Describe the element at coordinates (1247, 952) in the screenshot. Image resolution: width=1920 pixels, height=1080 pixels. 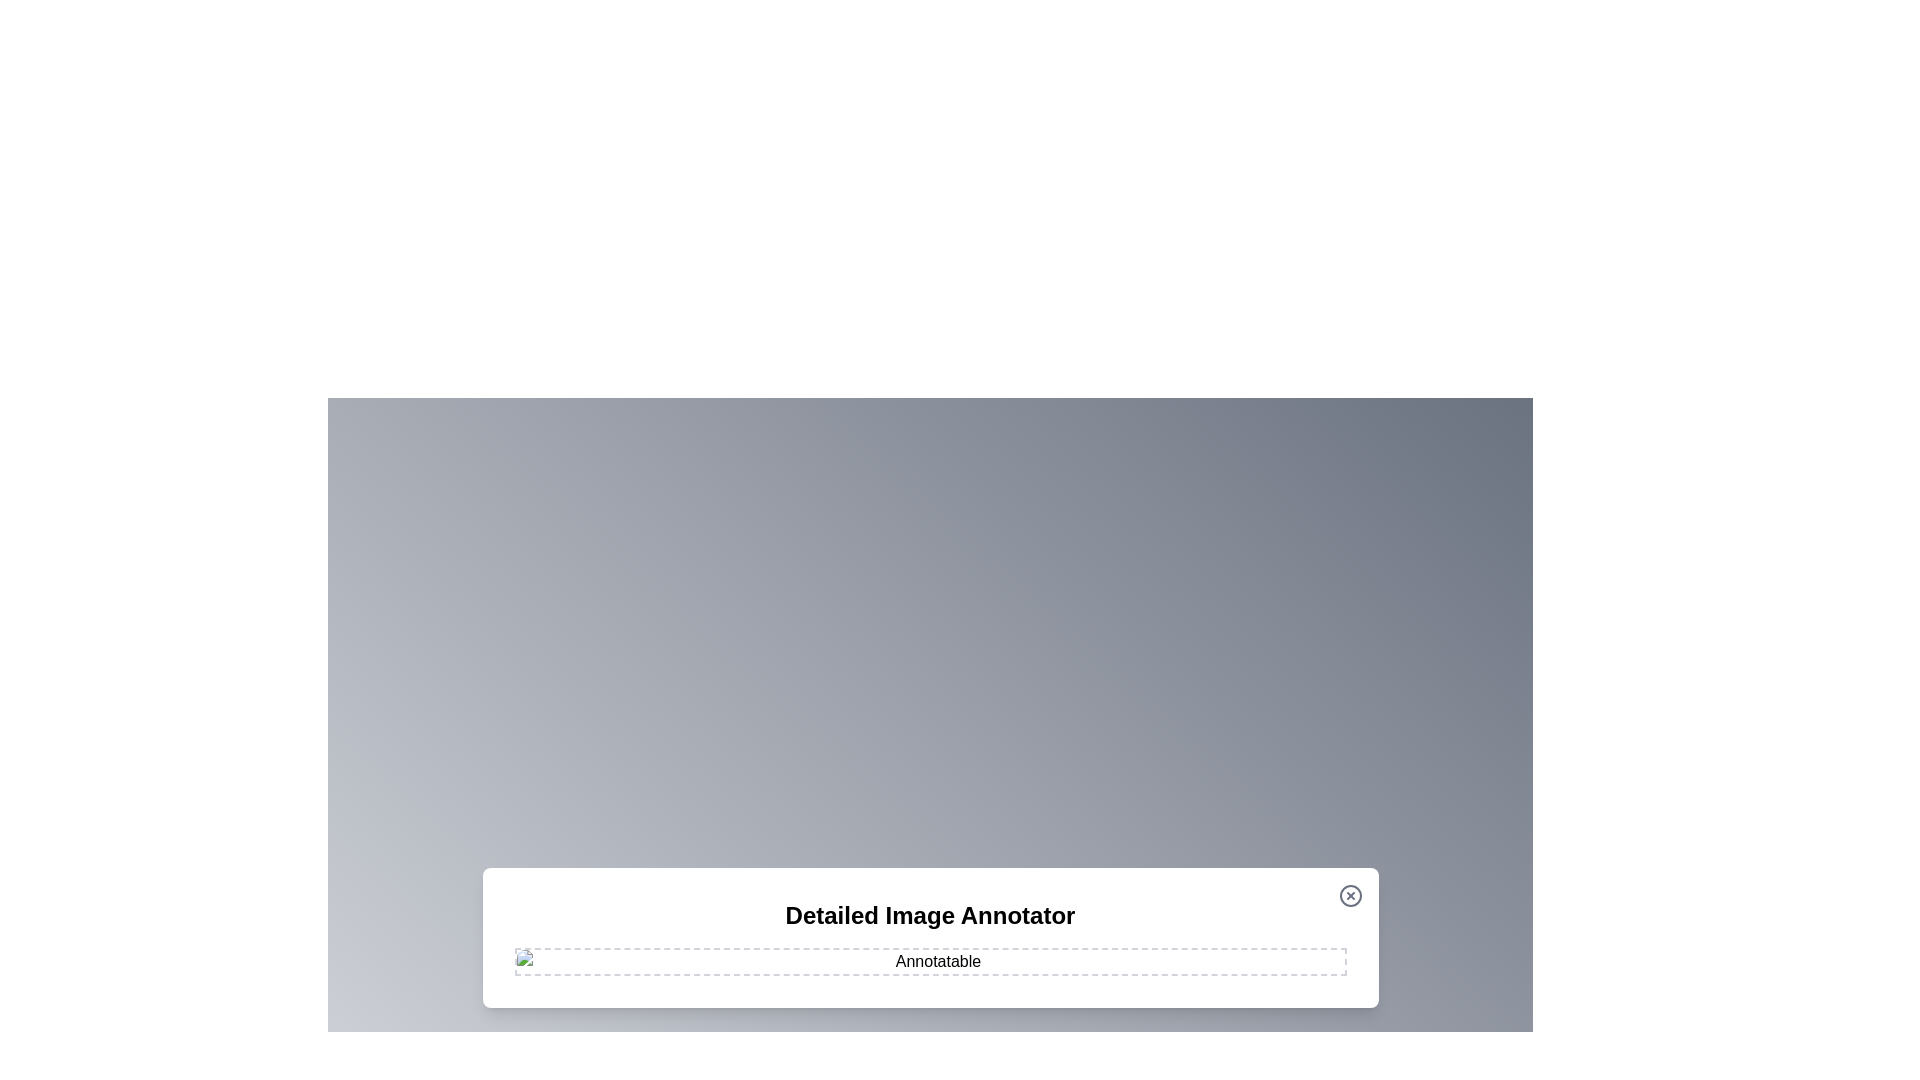
I see `the image at coordinates (1249, 954) to add an annotation` at that location.